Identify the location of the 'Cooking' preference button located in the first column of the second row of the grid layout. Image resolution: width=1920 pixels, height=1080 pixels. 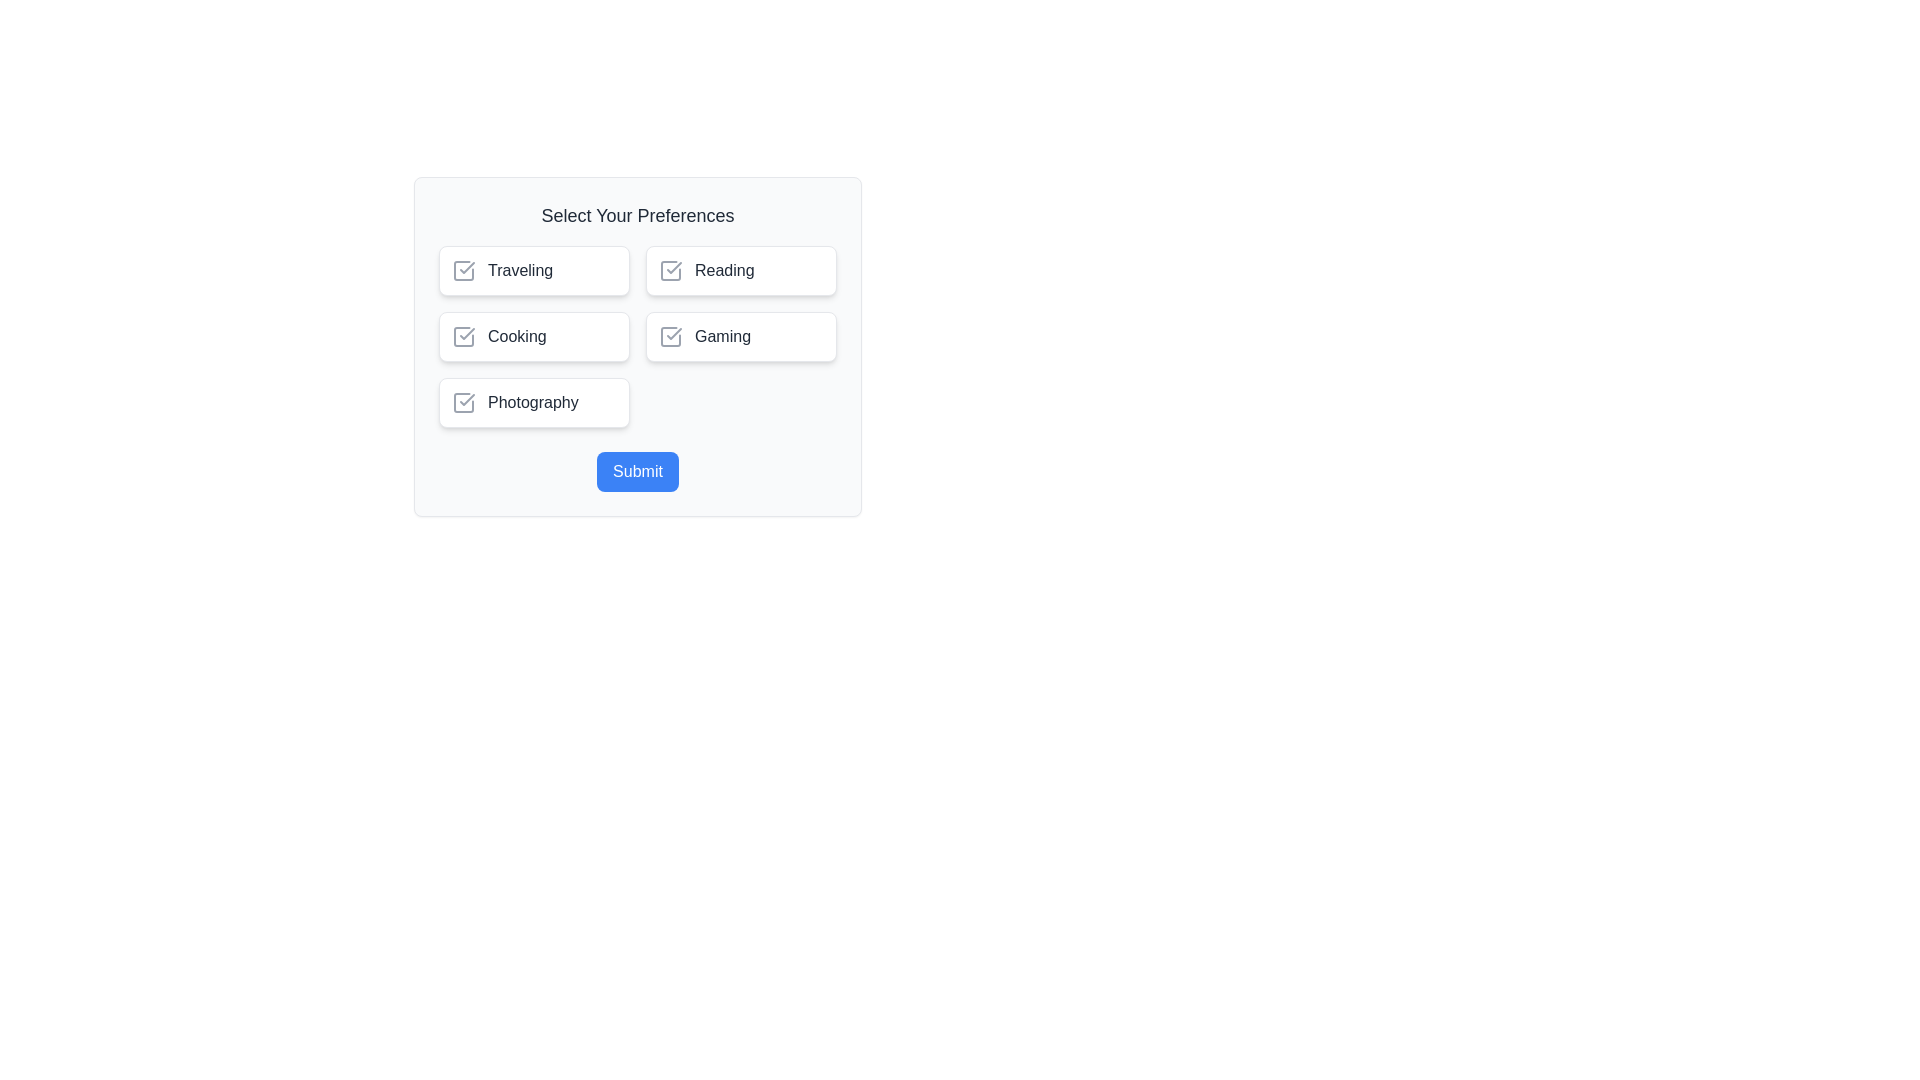
(534, 335).